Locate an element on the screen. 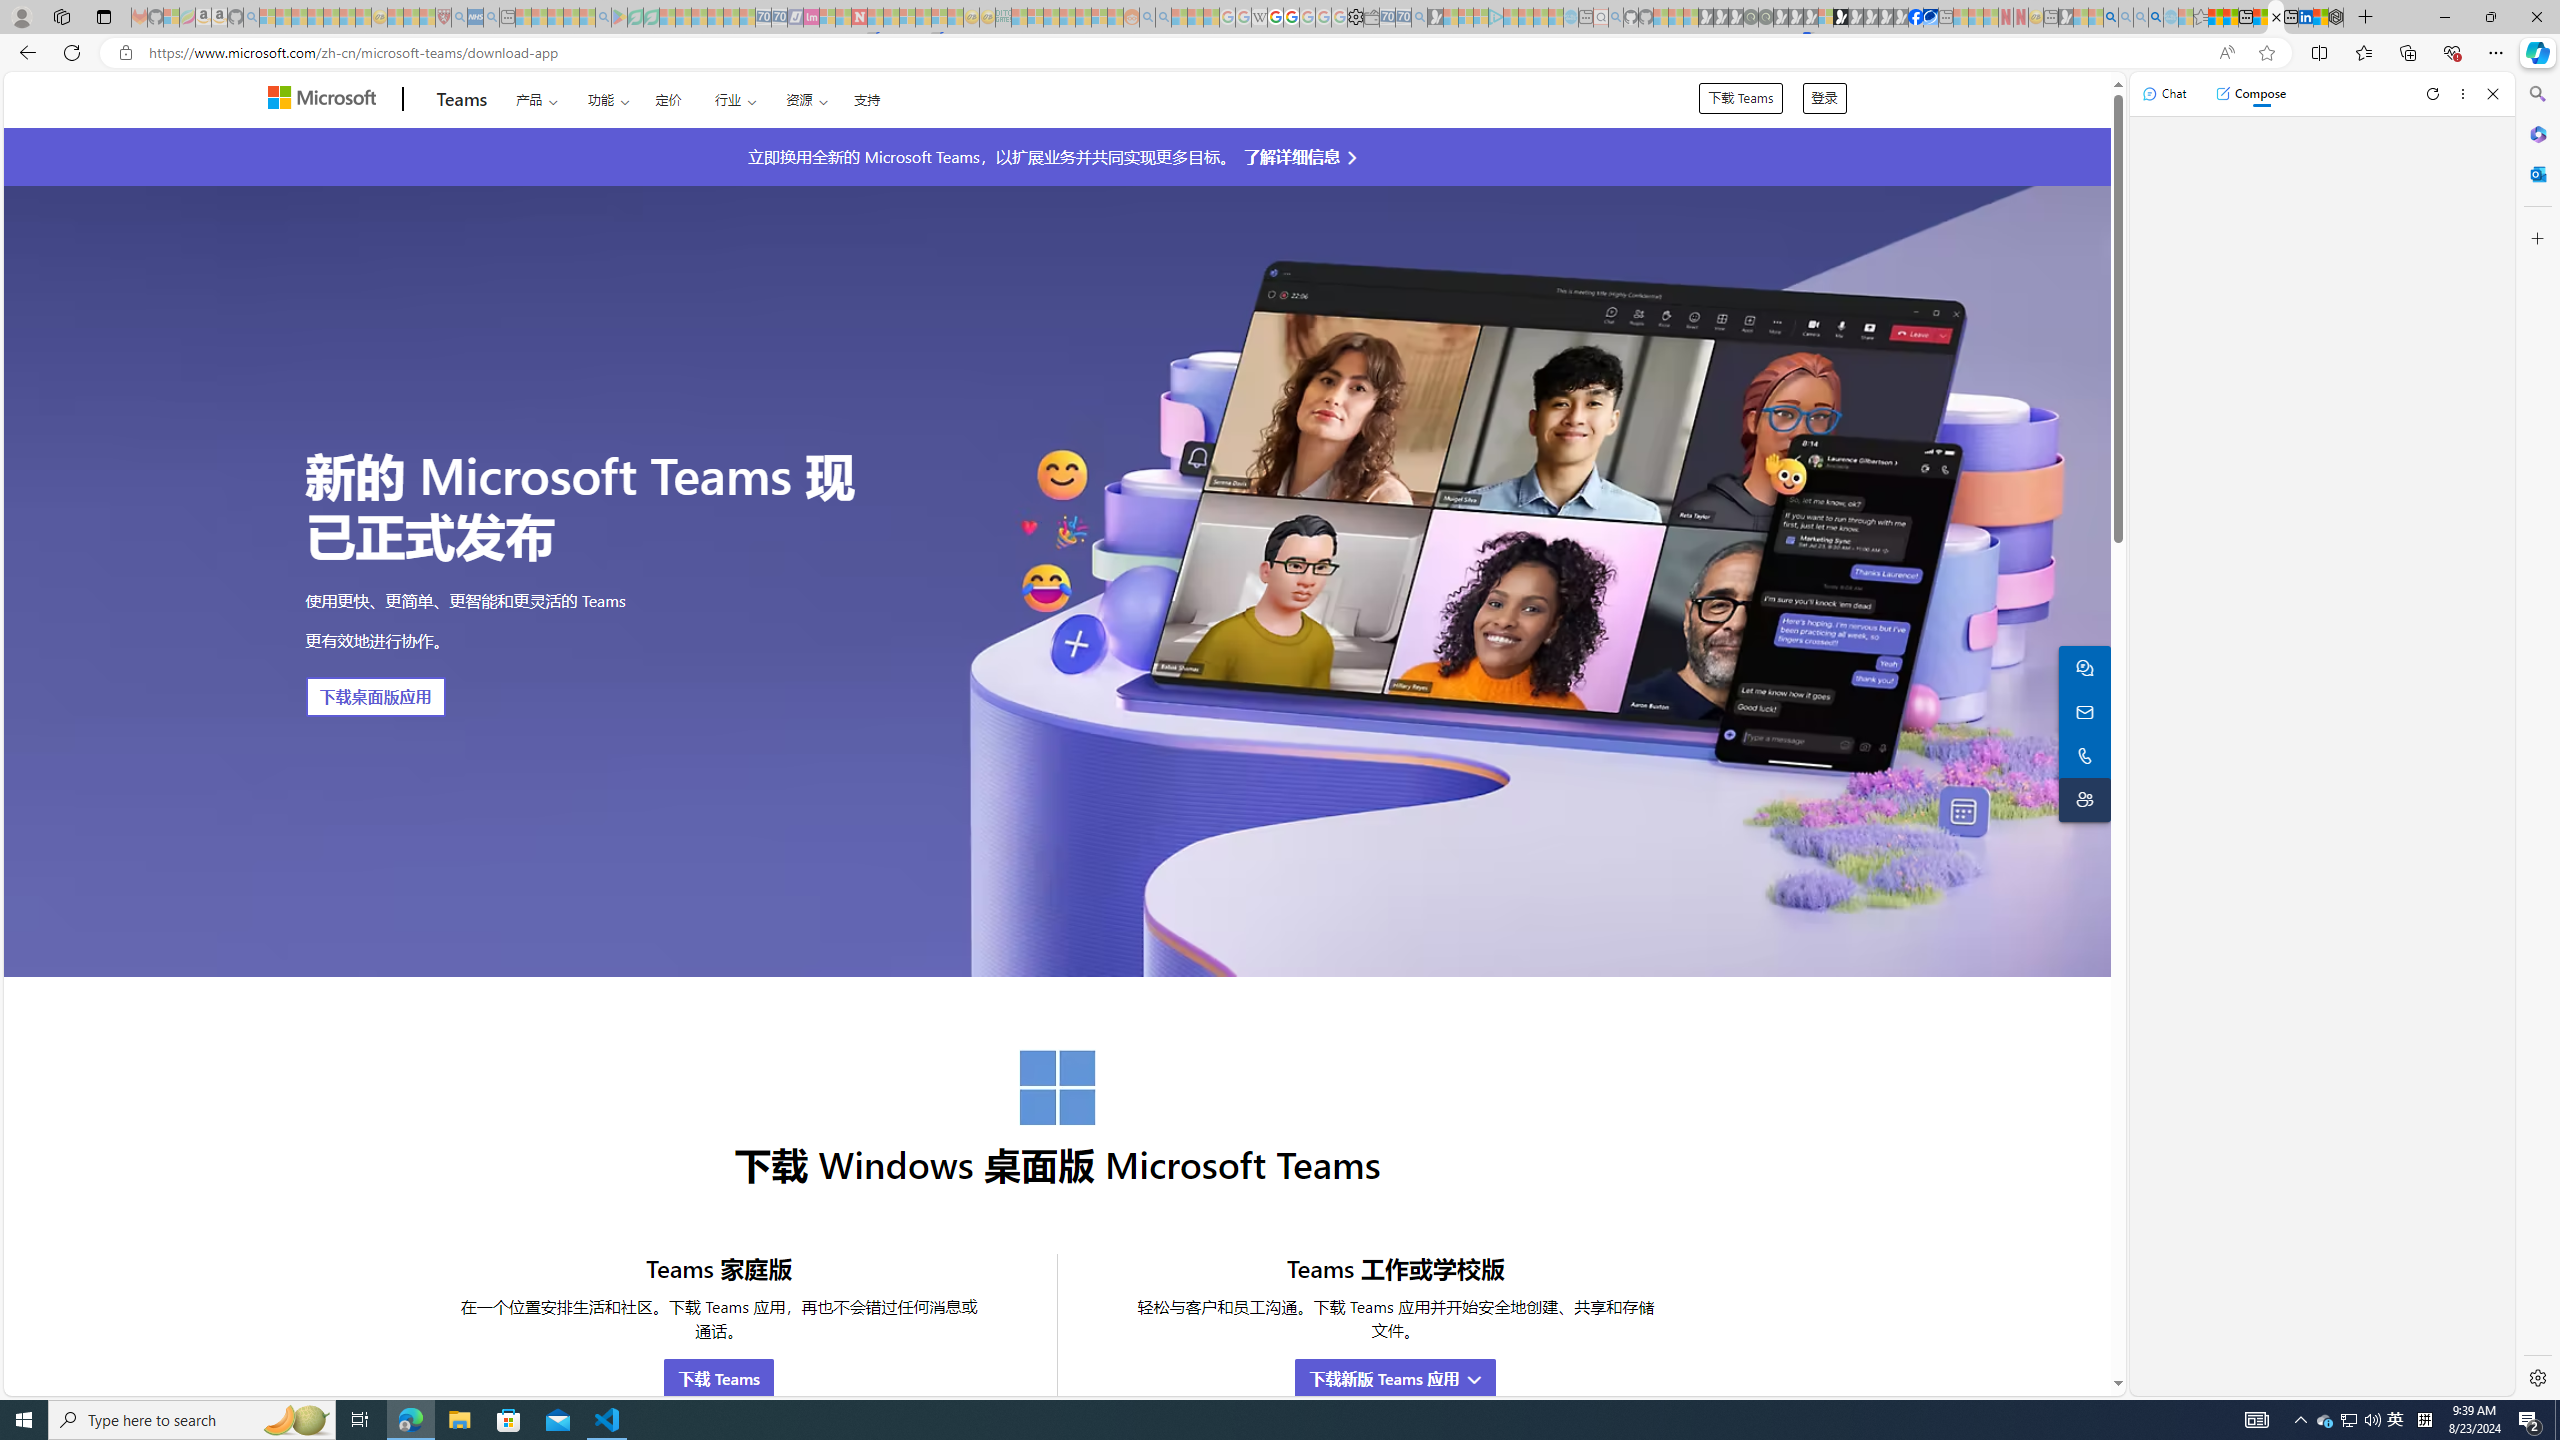  'Future Focus Report 2024 - Sleeping' is located at coordinates (1765, 16).